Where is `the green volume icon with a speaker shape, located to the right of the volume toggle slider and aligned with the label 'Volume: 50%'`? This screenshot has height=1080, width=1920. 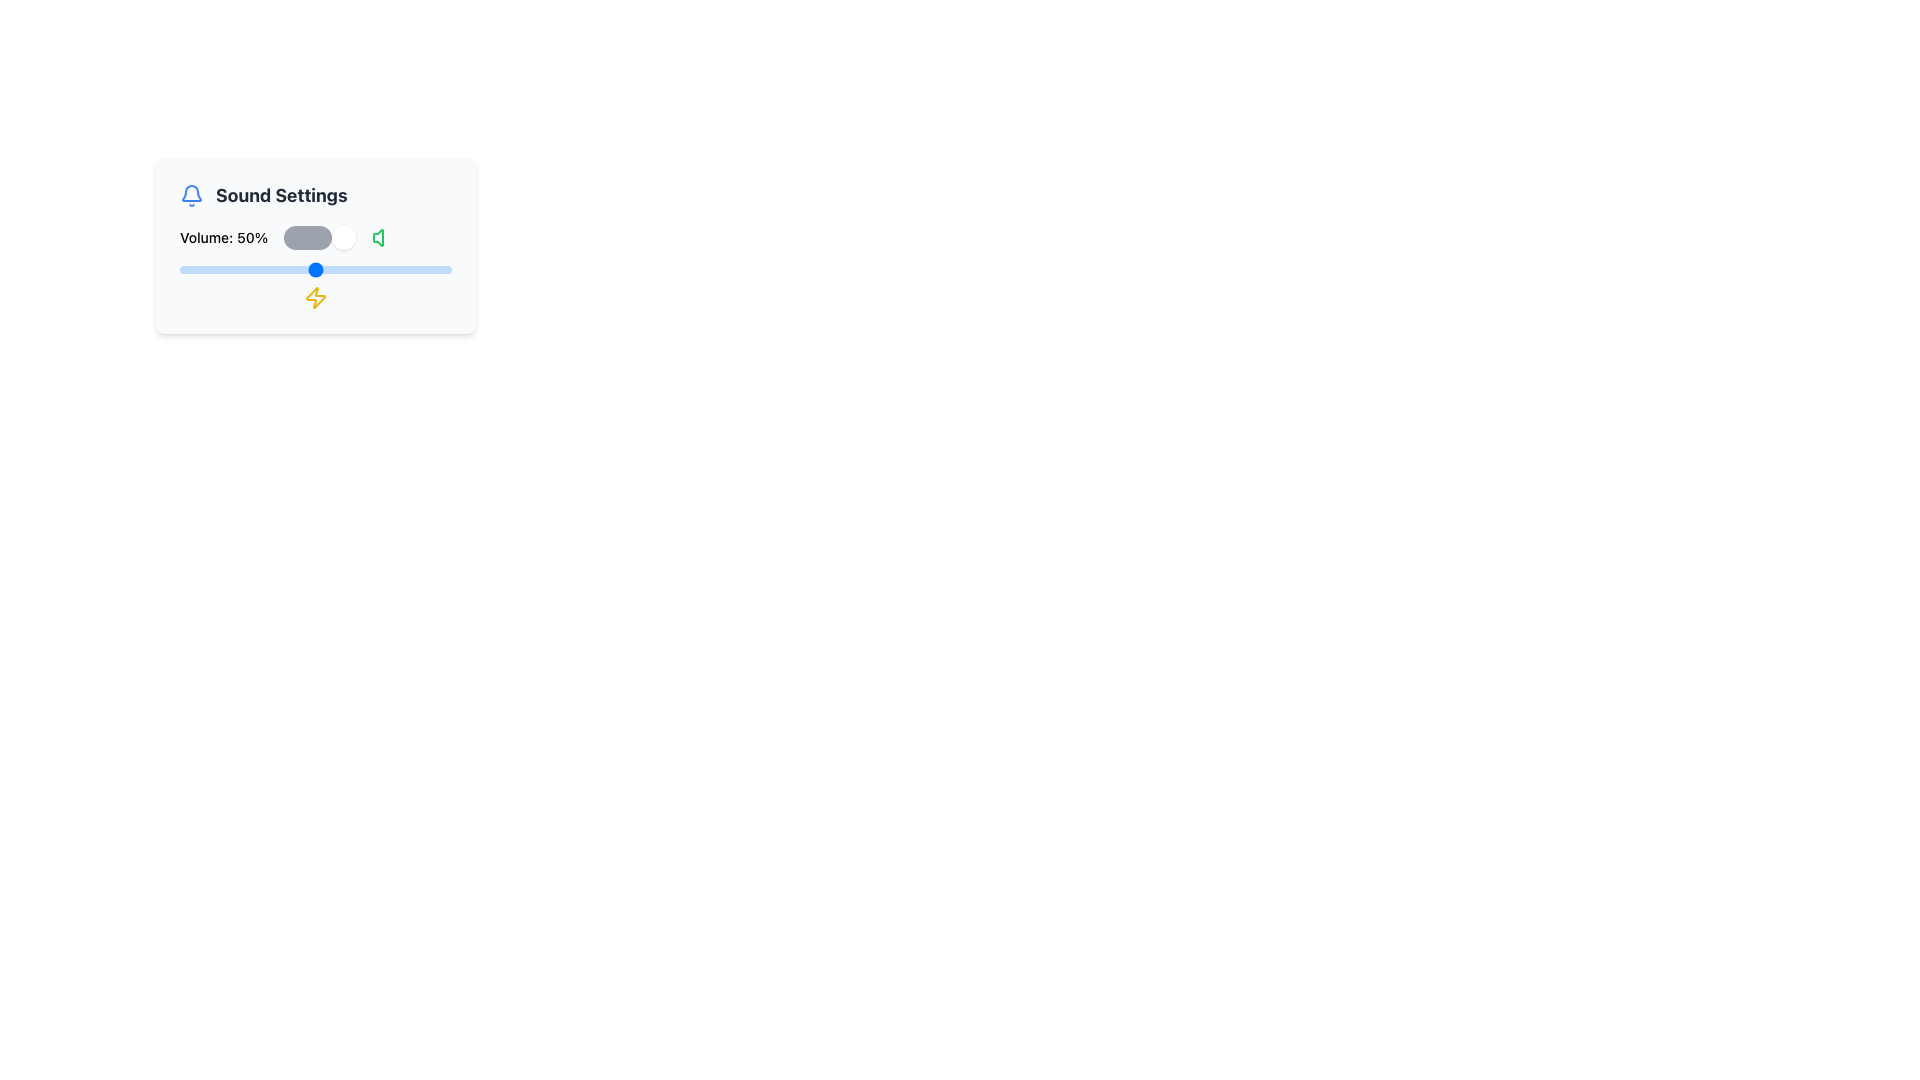
the green volume icon with a speaker shape, located to the right of the volume toggle slider and aligned with the label 'Volume: 50%' is located at coordinates (384, 237).